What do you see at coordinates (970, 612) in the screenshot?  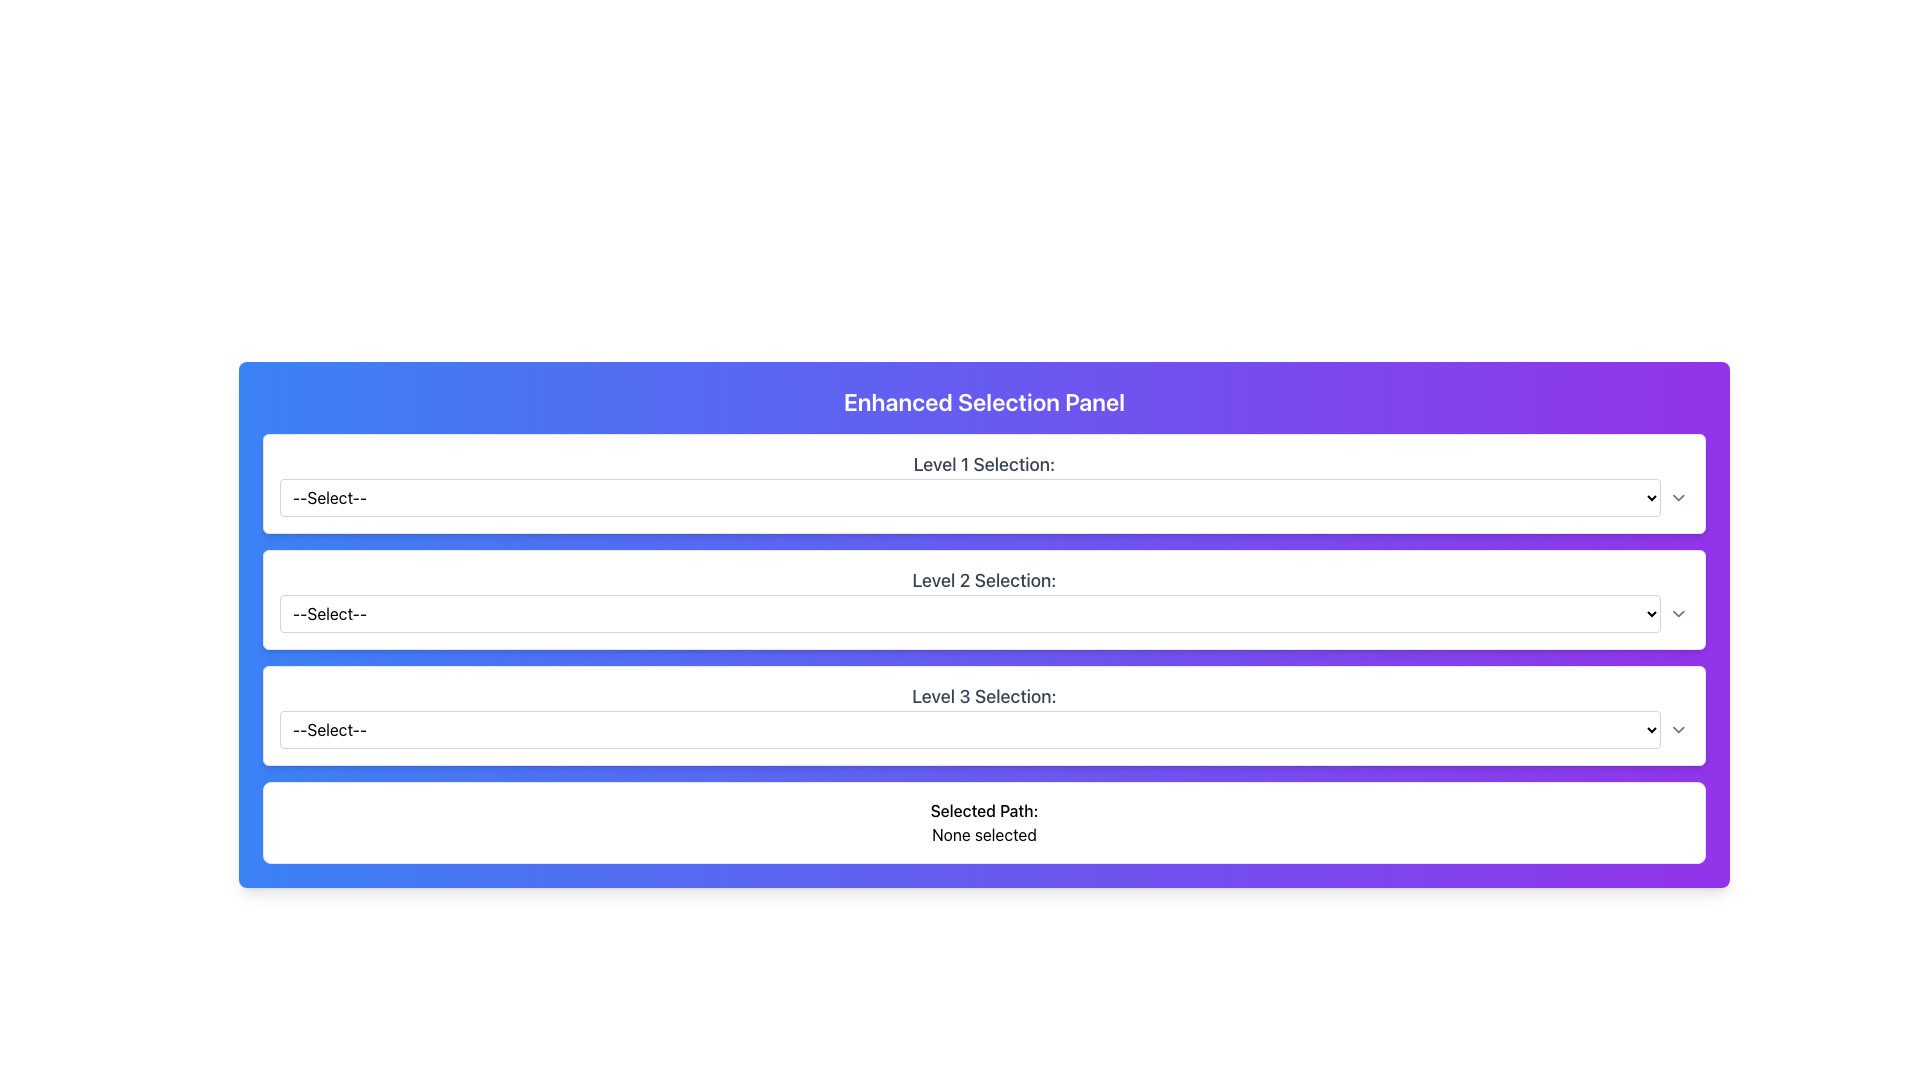 I see `the 'Level 2 Selection' dropdown menu by moving the cursor to its center point` at bounding box center [970, 612].